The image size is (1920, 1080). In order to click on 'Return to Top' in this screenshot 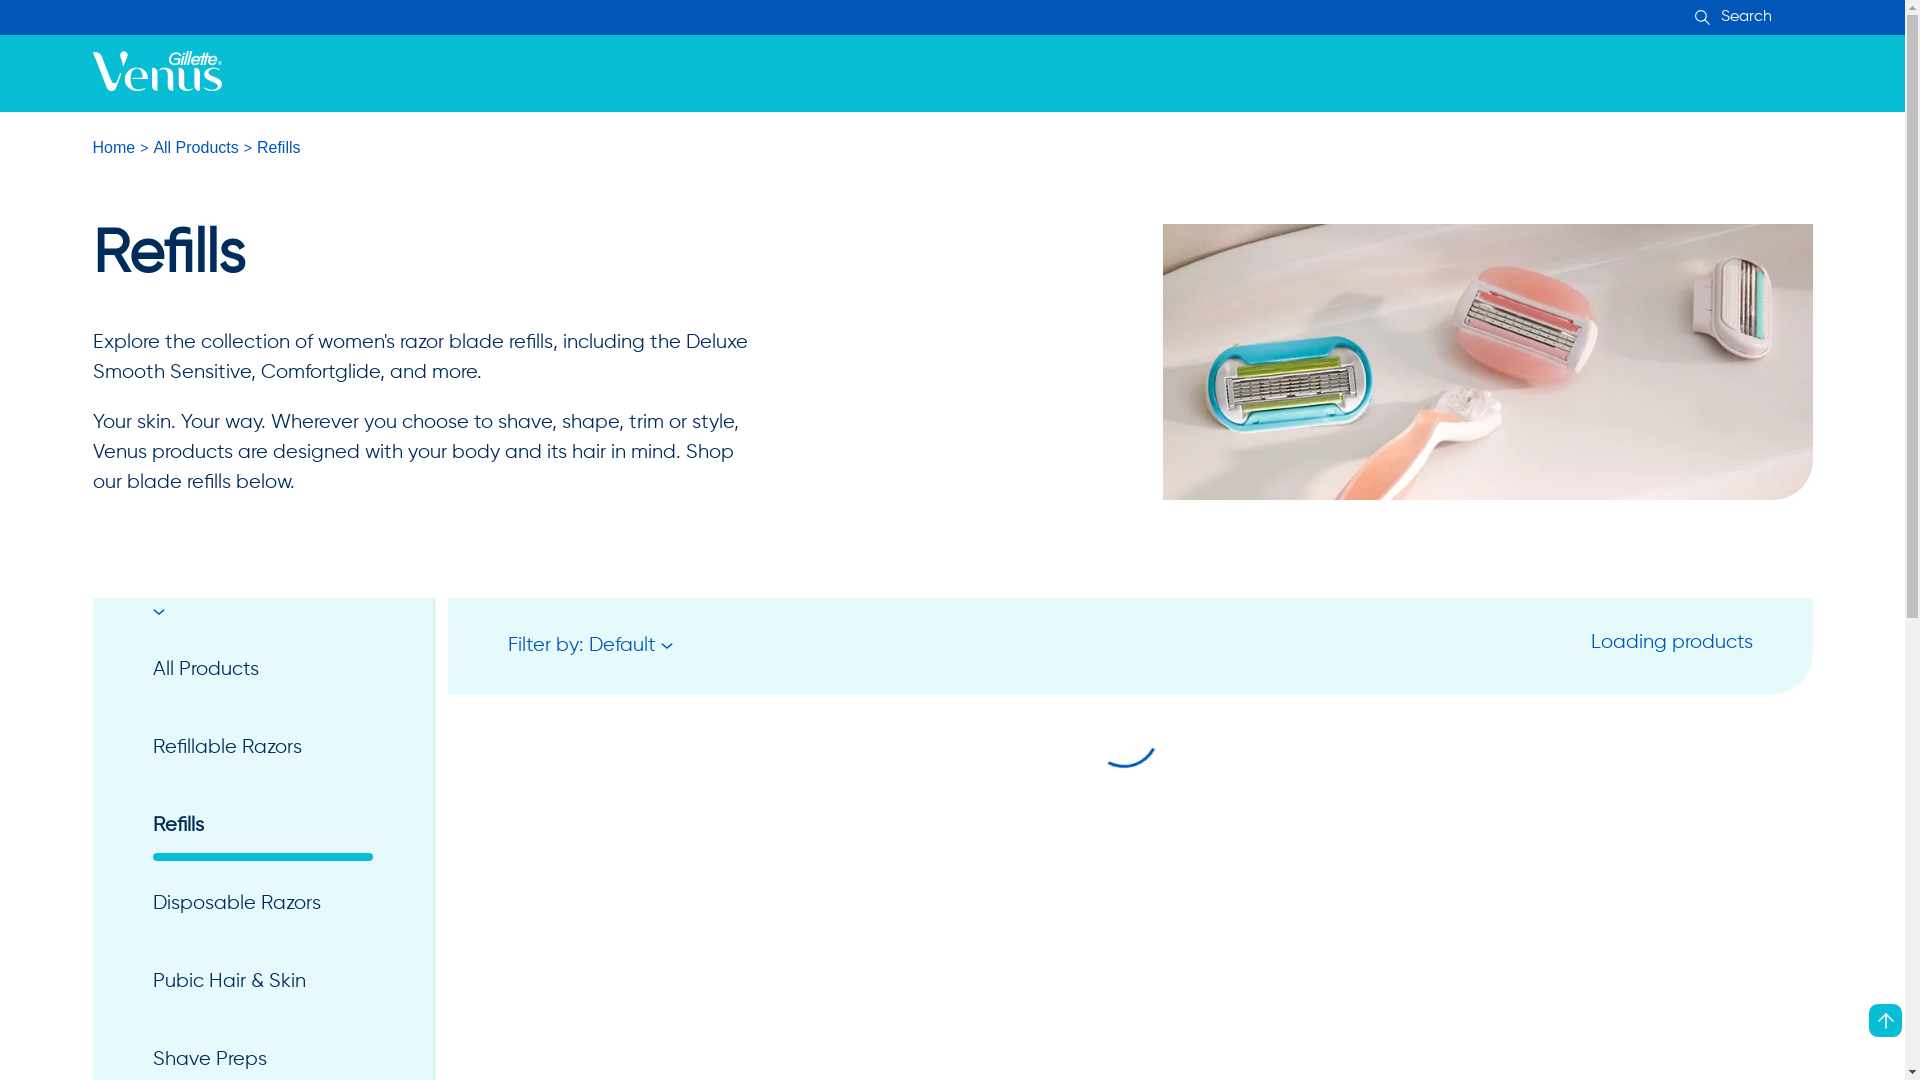, I will do `click(1884, 1020)`.